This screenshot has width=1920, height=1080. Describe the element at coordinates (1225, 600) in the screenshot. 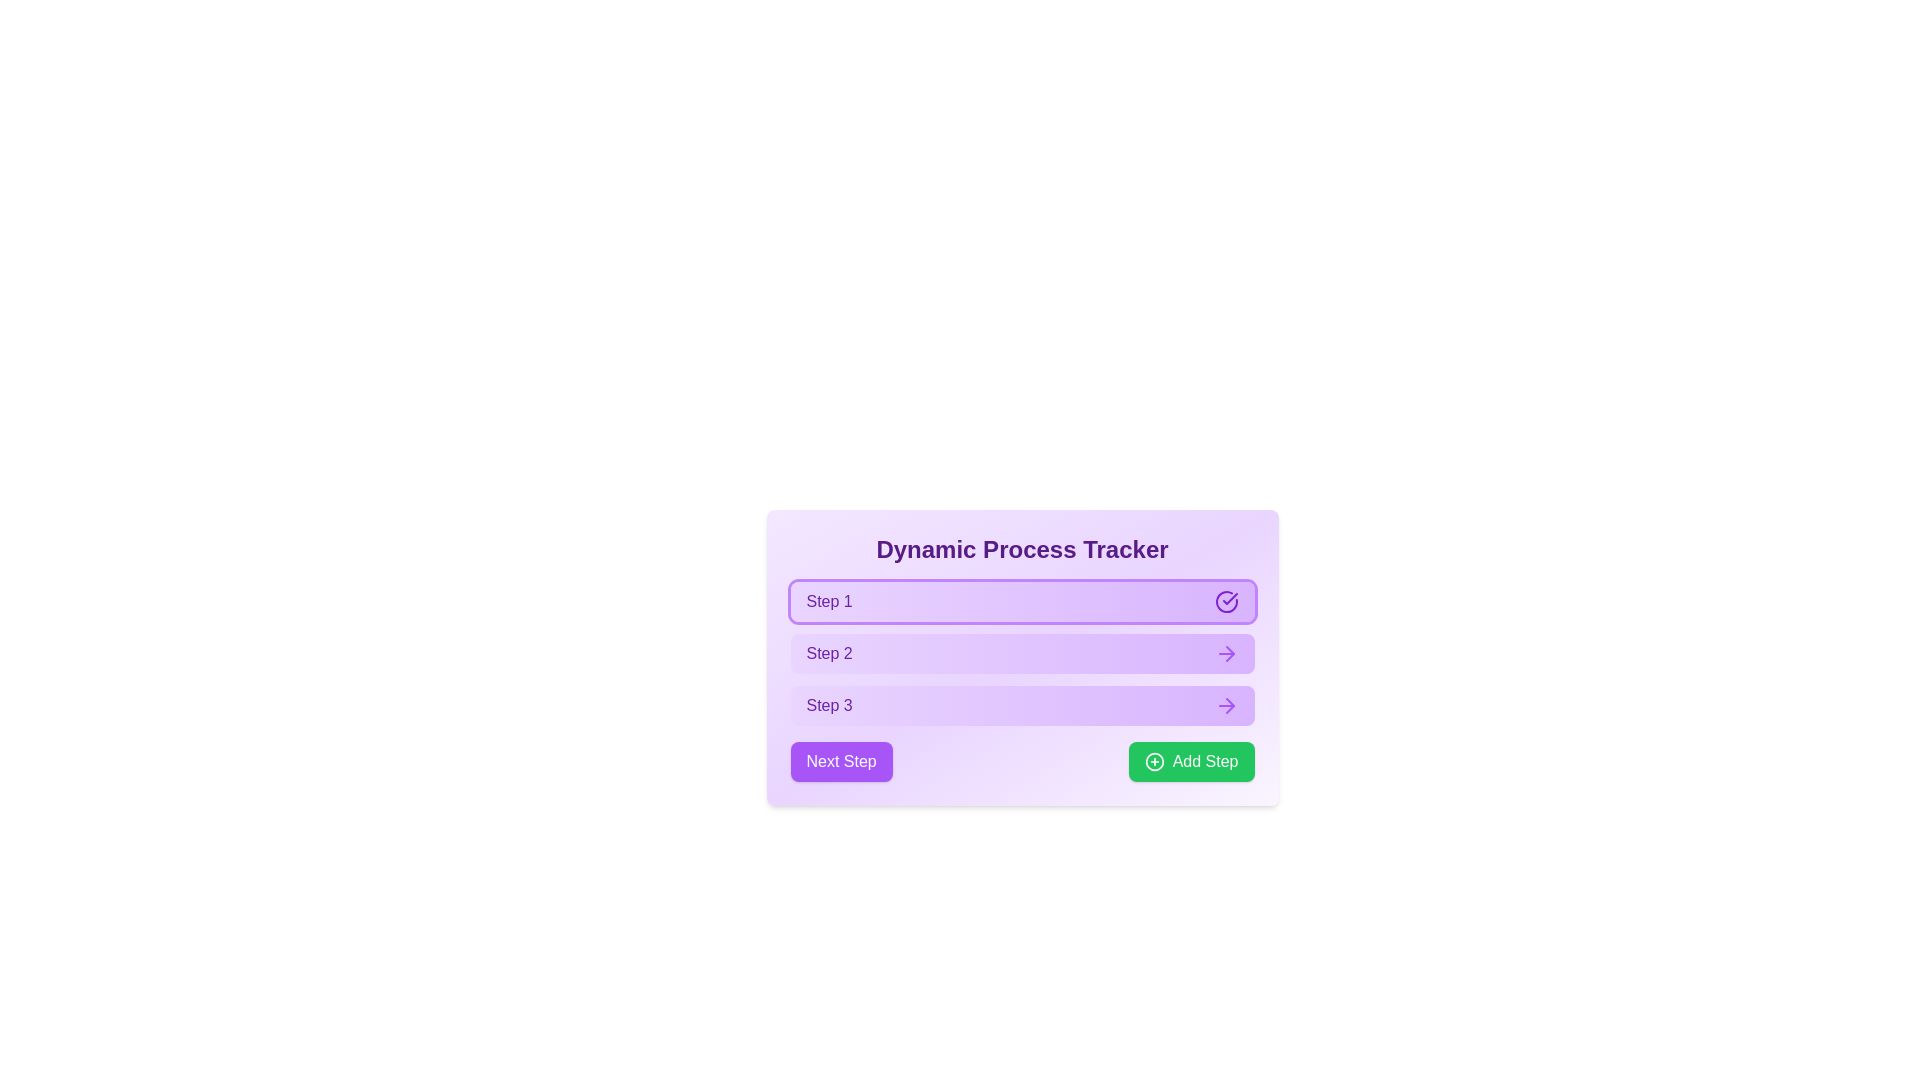

I see `the SVG icon representing the completed status for the 'Step 1' input field, which is characterized by a circular outline of a check mark` at that location.